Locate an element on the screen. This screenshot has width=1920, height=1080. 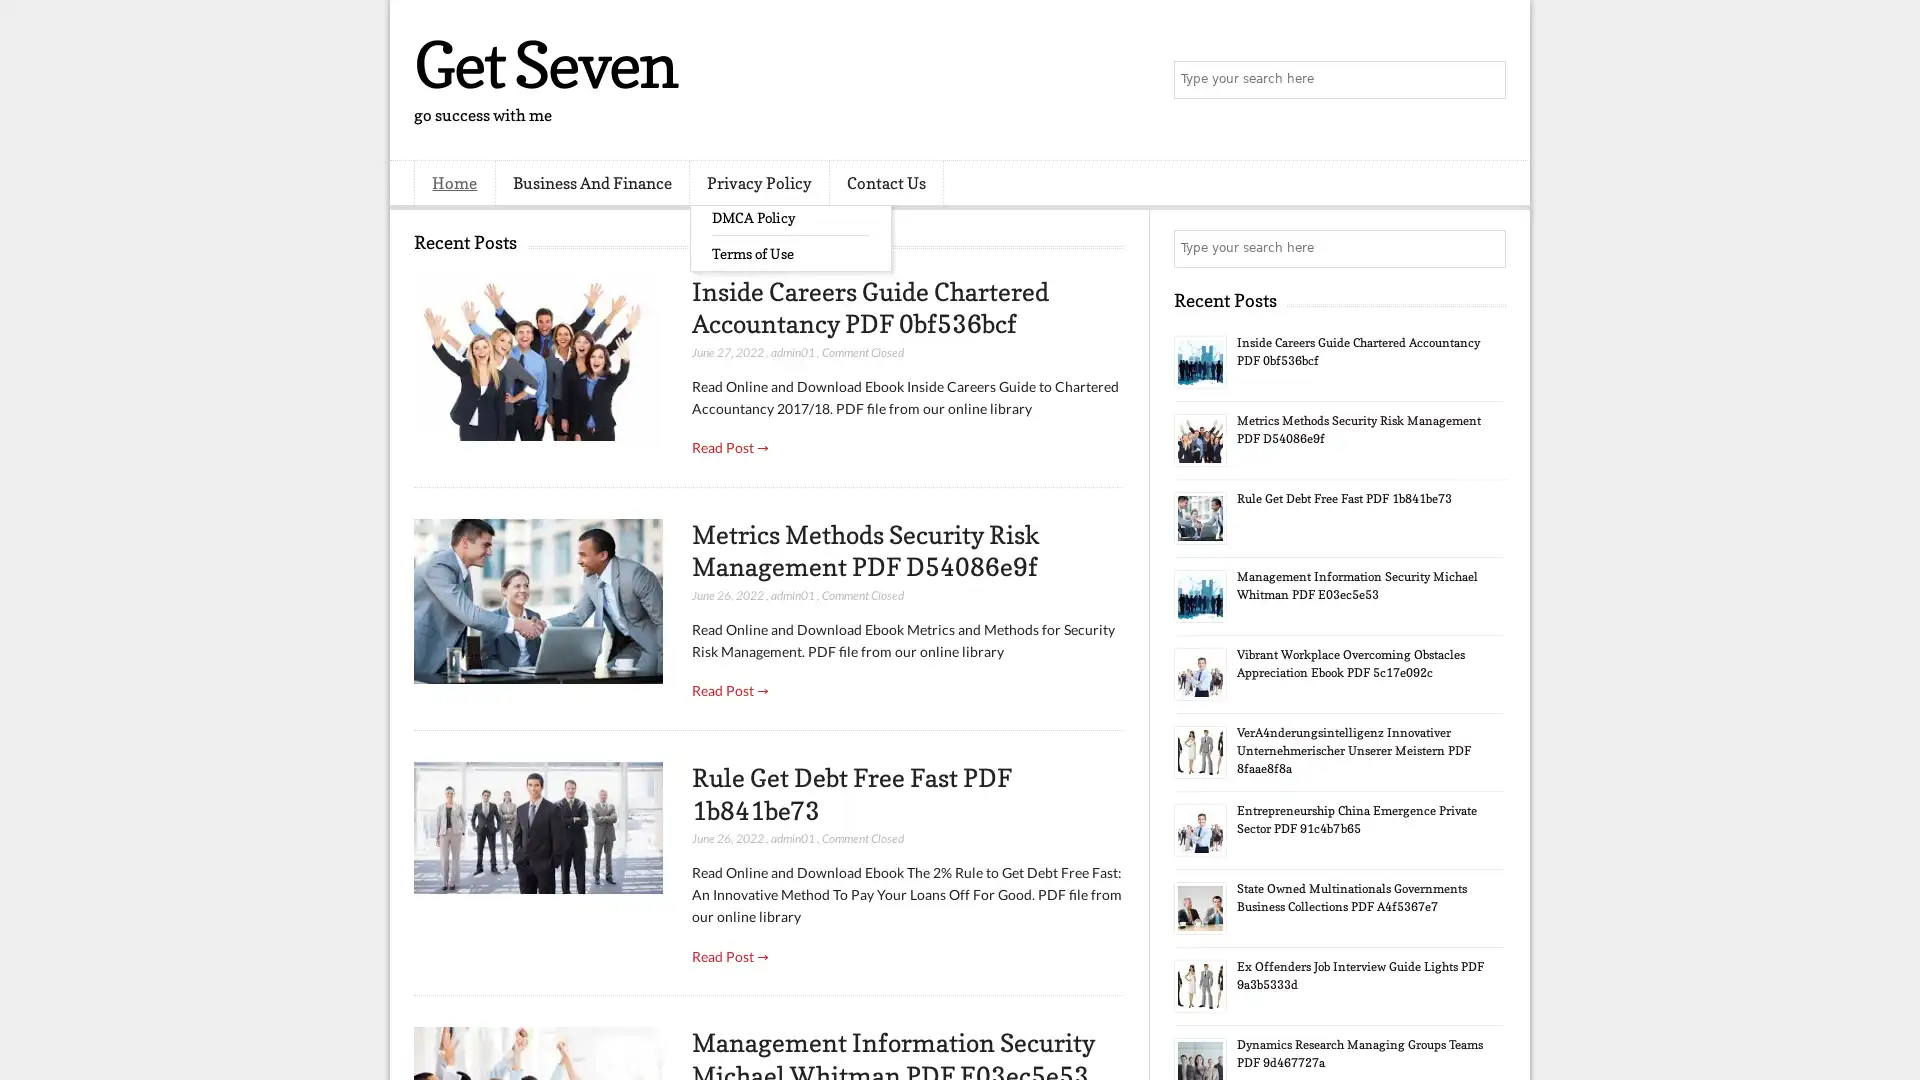
Search is located at coordinates (1485, 248).